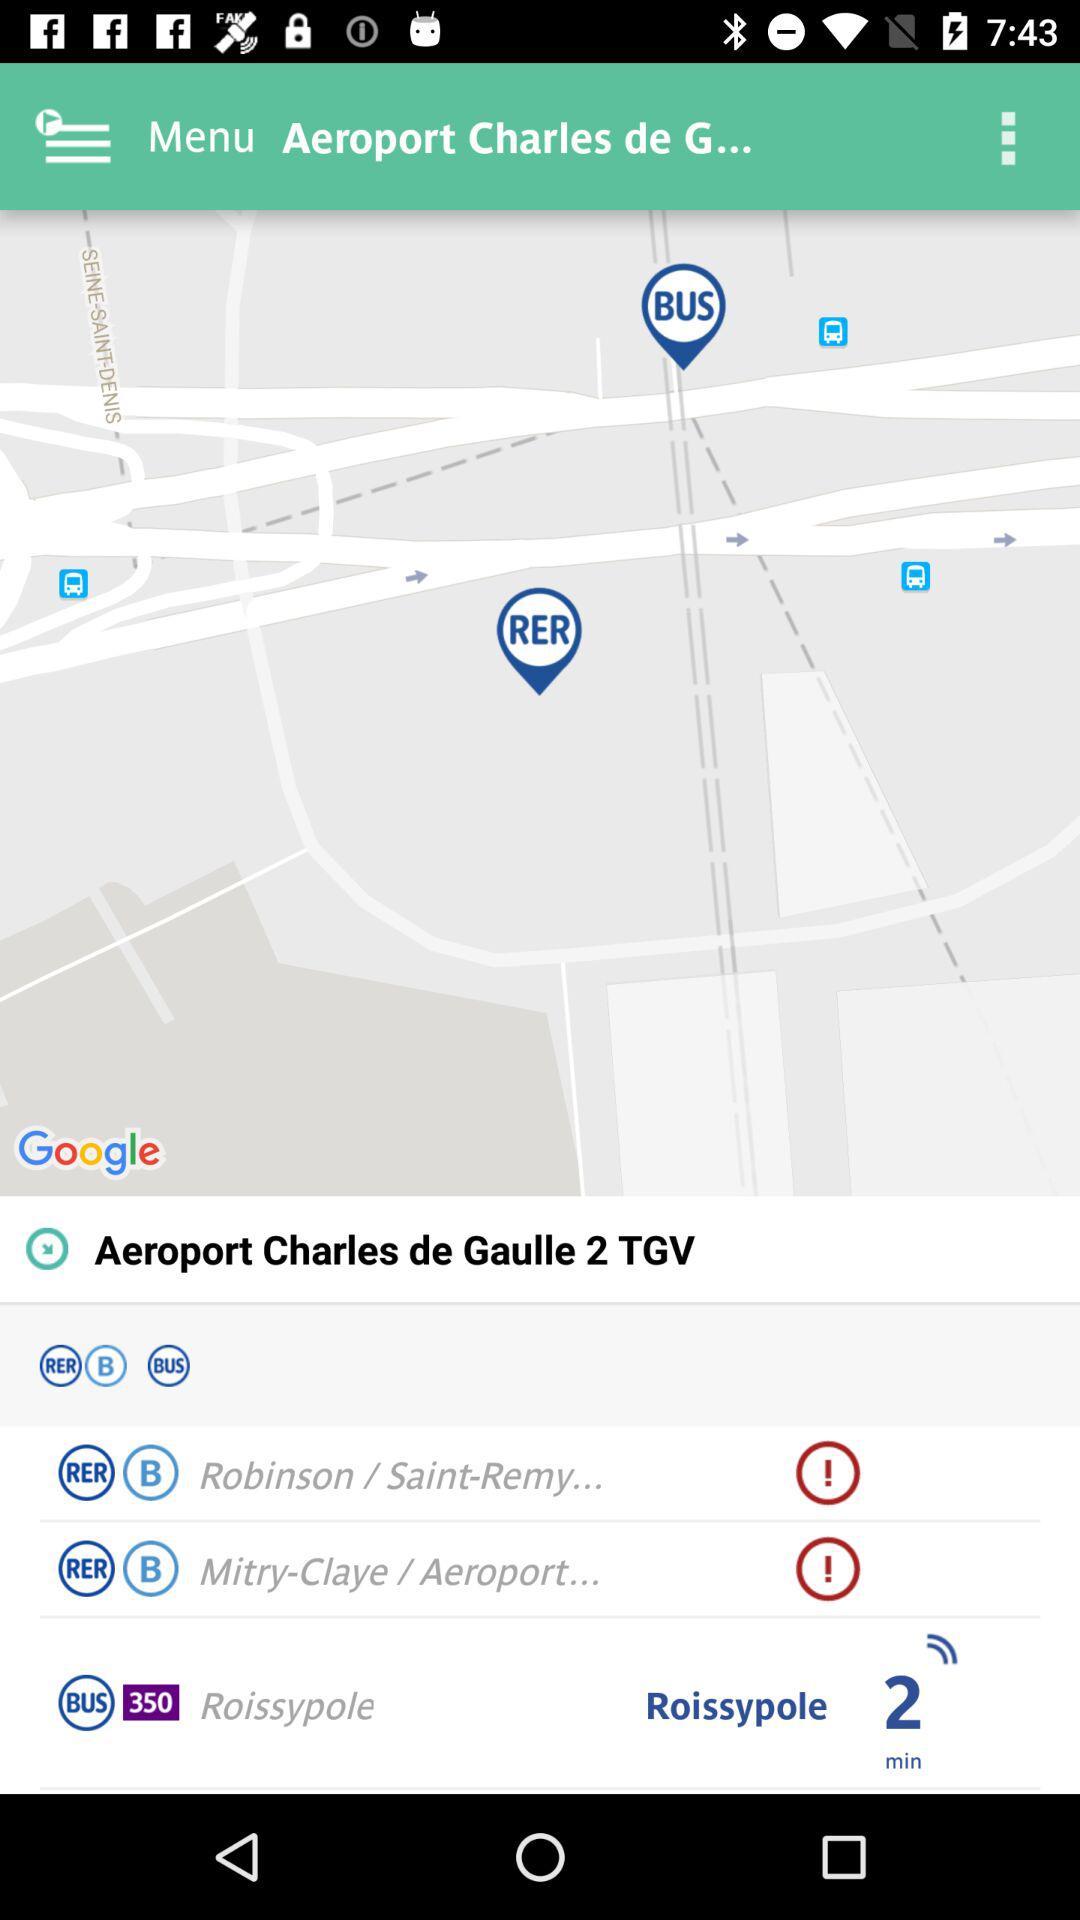  Describe the element at coordinates (828, 1568) in the screenshot. I see `the icon next to mitry claye aeroport` at that location.